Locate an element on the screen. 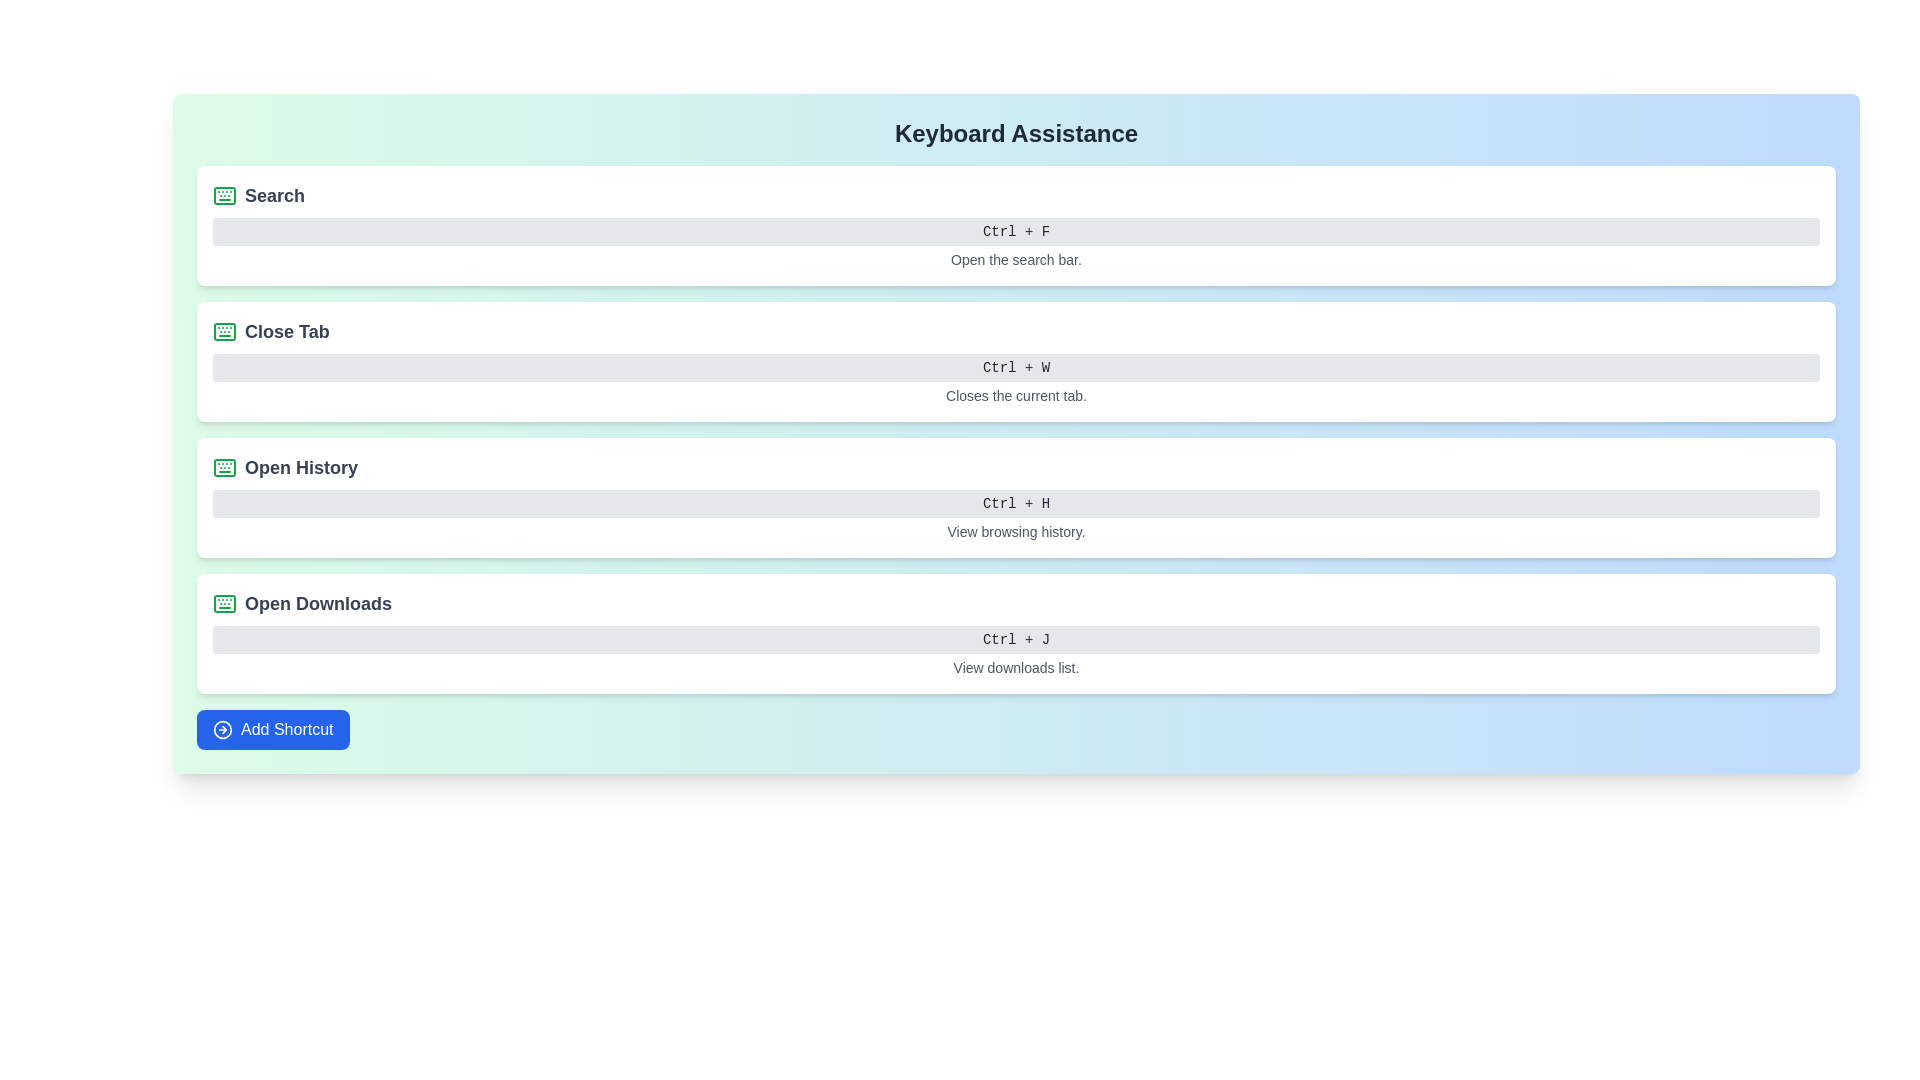 This screenshot has height=1080, width=1920. the Shortcut indicator for the 'Open History' section, which shows 'Ctrl + H' as the keyboard shortcut is located at coordinates (1016, 503).